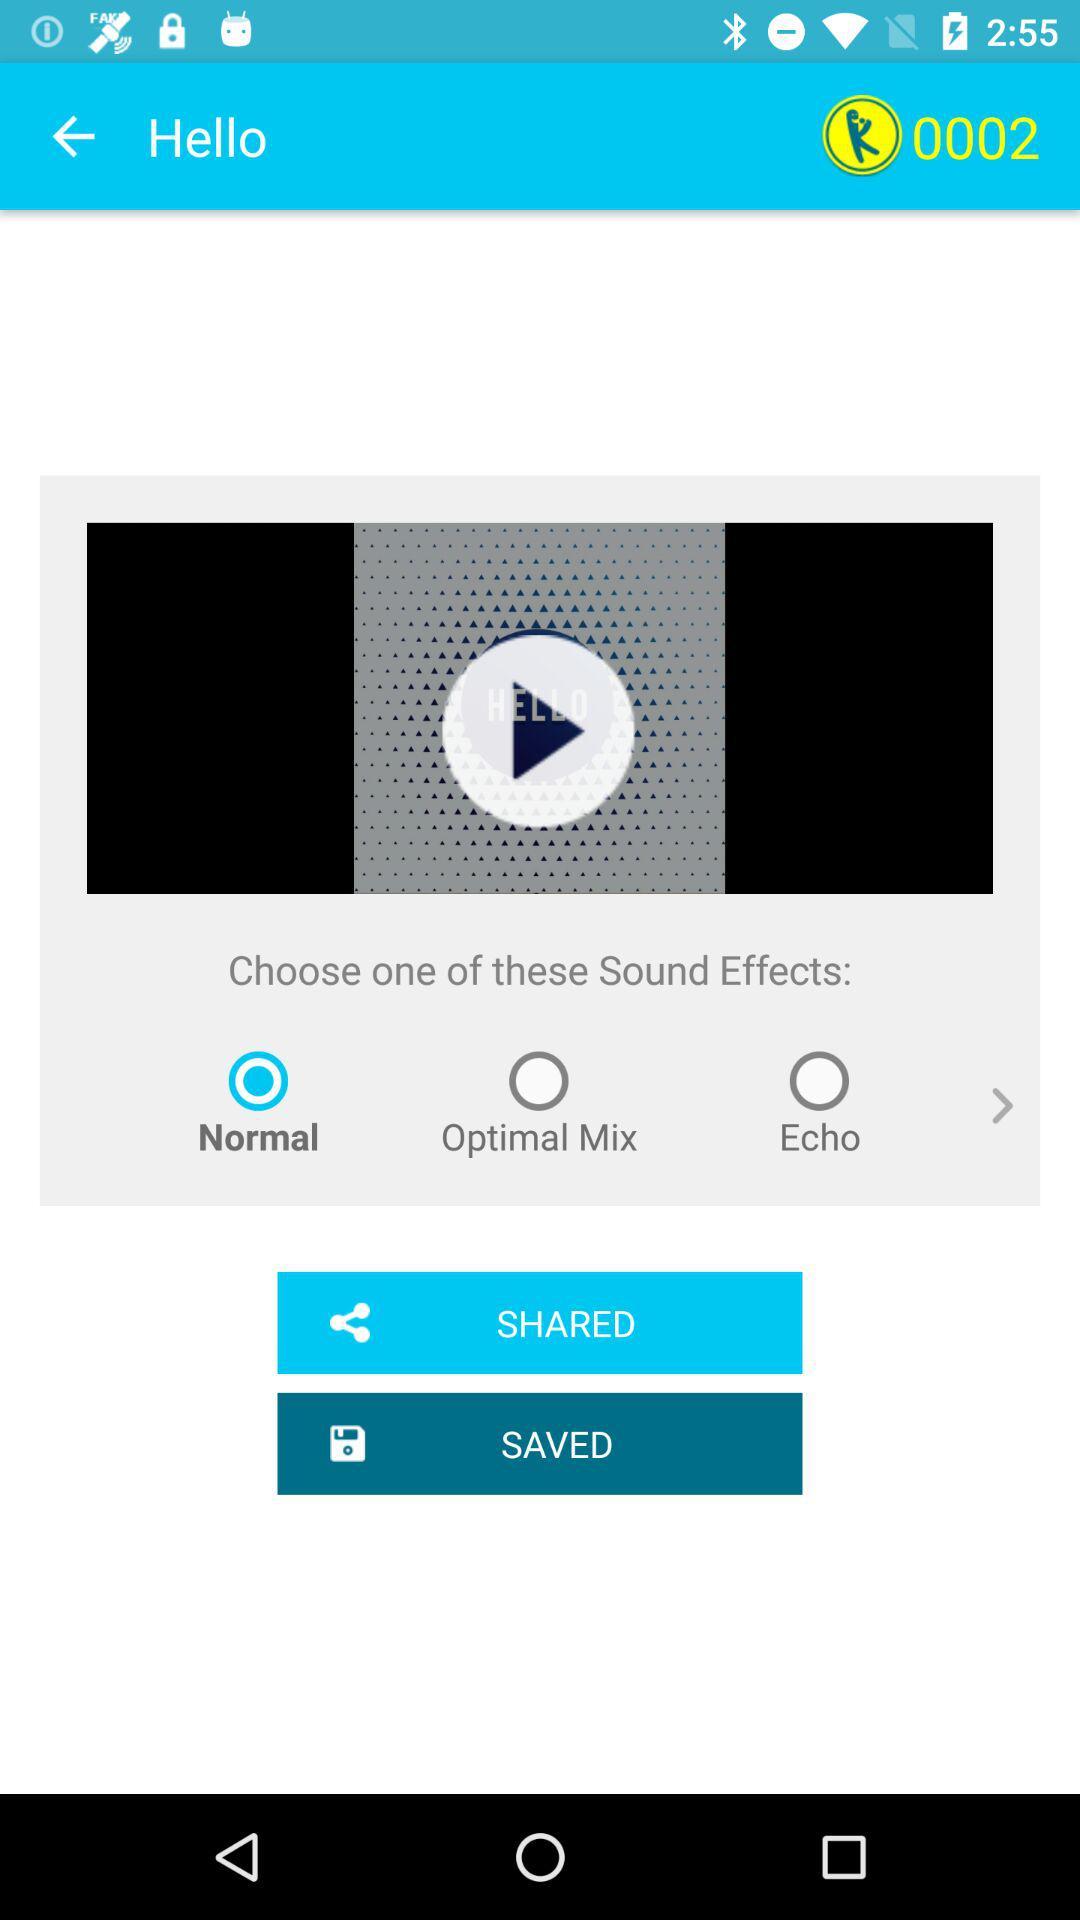 Image resolution: width=1080 pixels, height=1920 pixels. Describe the element at coordinates (540, 1323) in the screenshot. I see `item above saved` at that location.